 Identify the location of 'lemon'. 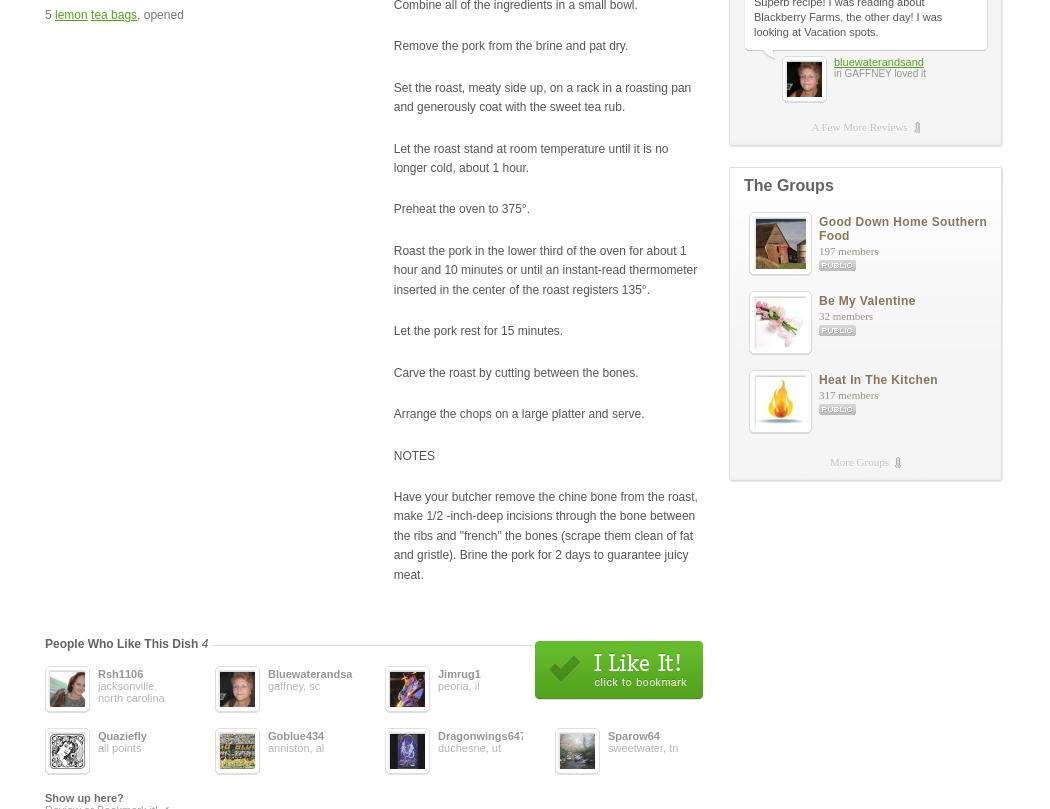
(69, 14).